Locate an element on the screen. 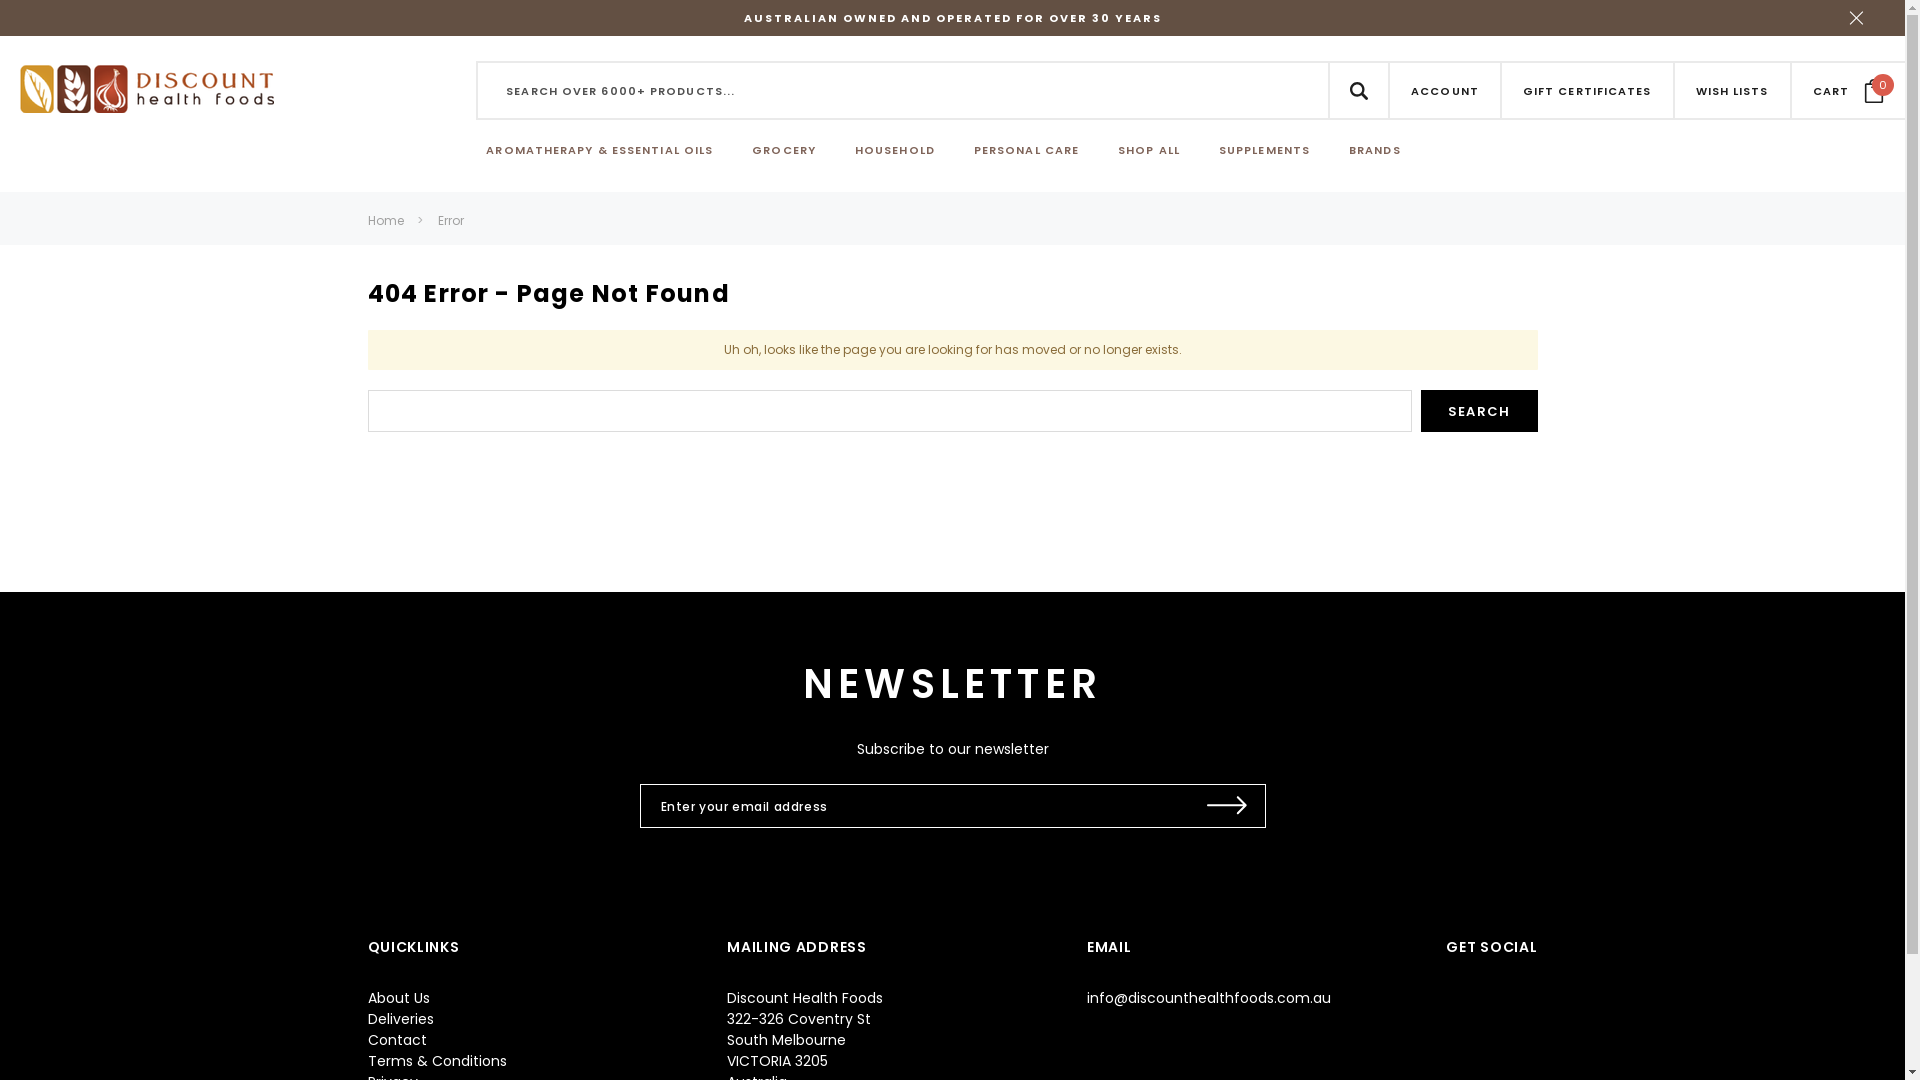 The height and width of the screenshot is (1080, 1920). 'CART is located at coordinates (1847, 88).